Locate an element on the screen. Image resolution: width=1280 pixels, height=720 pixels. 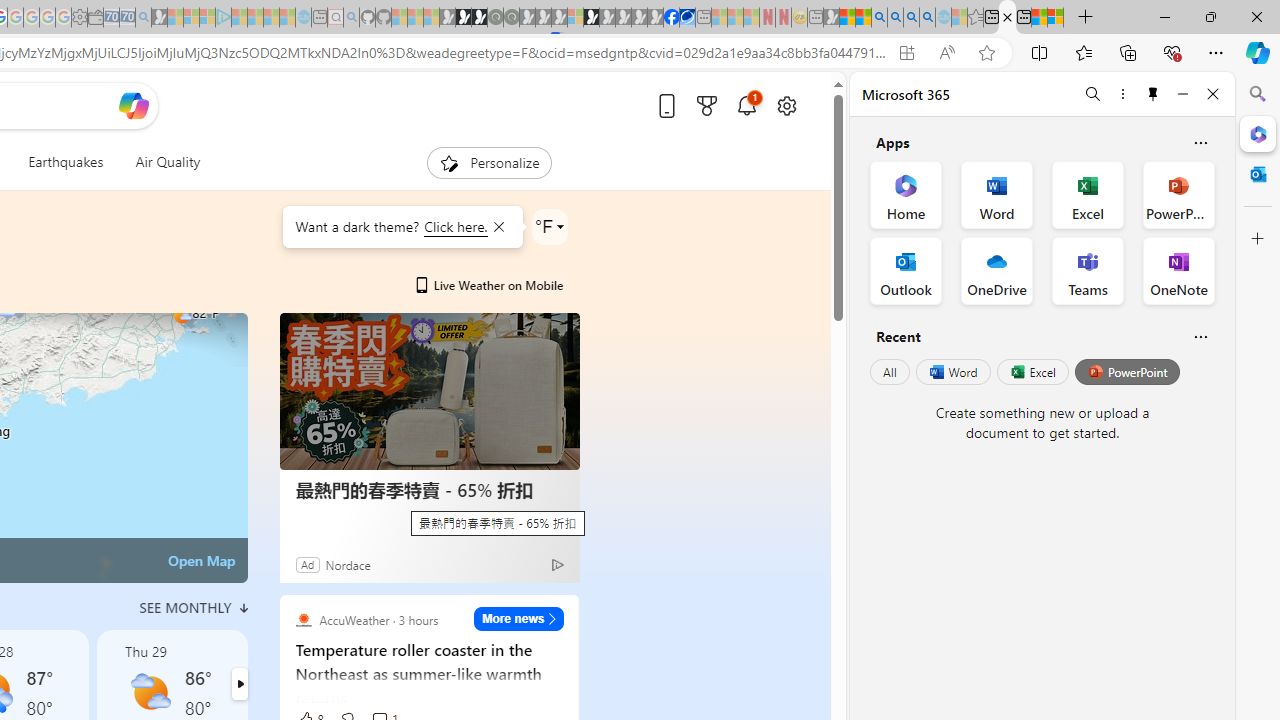
'App available. Install Microsoft Start Weather' is located at coordinates (905, 52).